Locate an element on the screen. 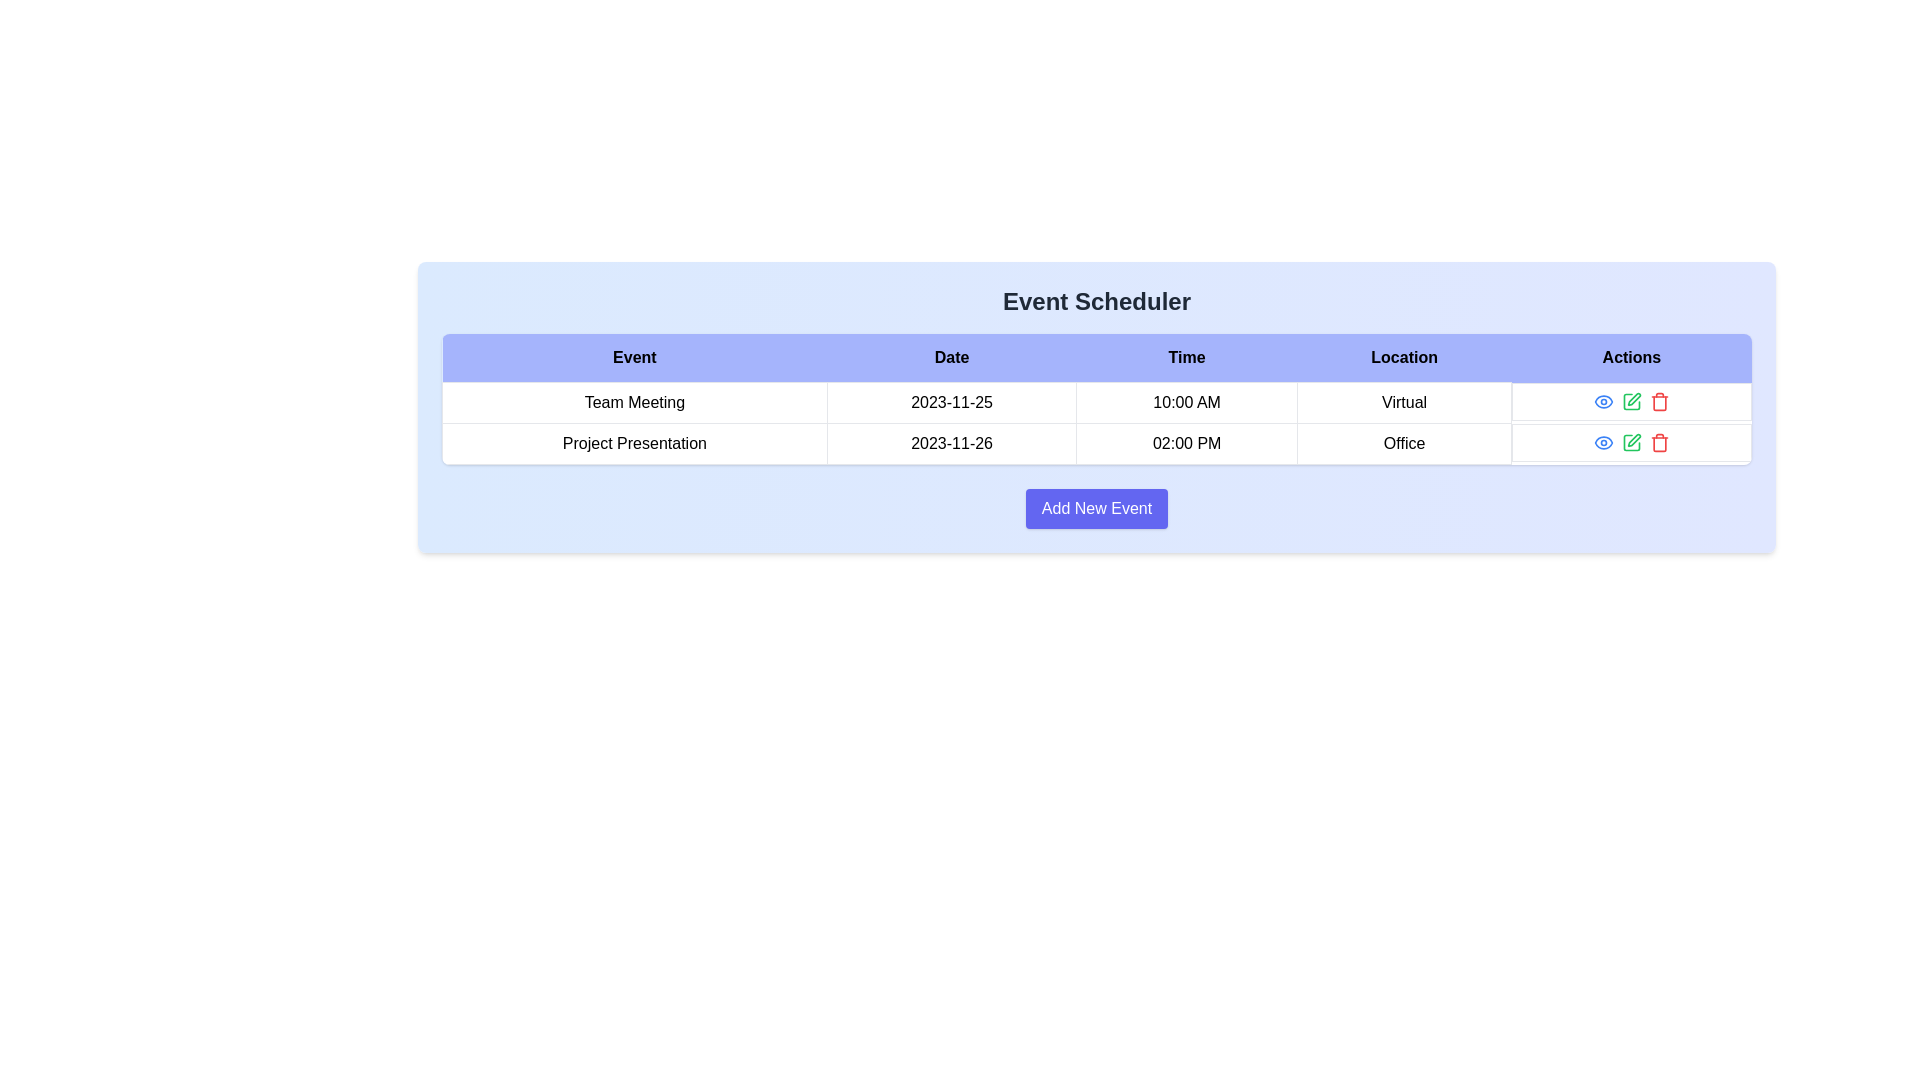 This screenshot has height=1080, width=1920. the Text label indicating the date for the 'Team Meeting' event, located in the second column of the first row in the table under the 'Date' column is located at coordinates (951, 402).